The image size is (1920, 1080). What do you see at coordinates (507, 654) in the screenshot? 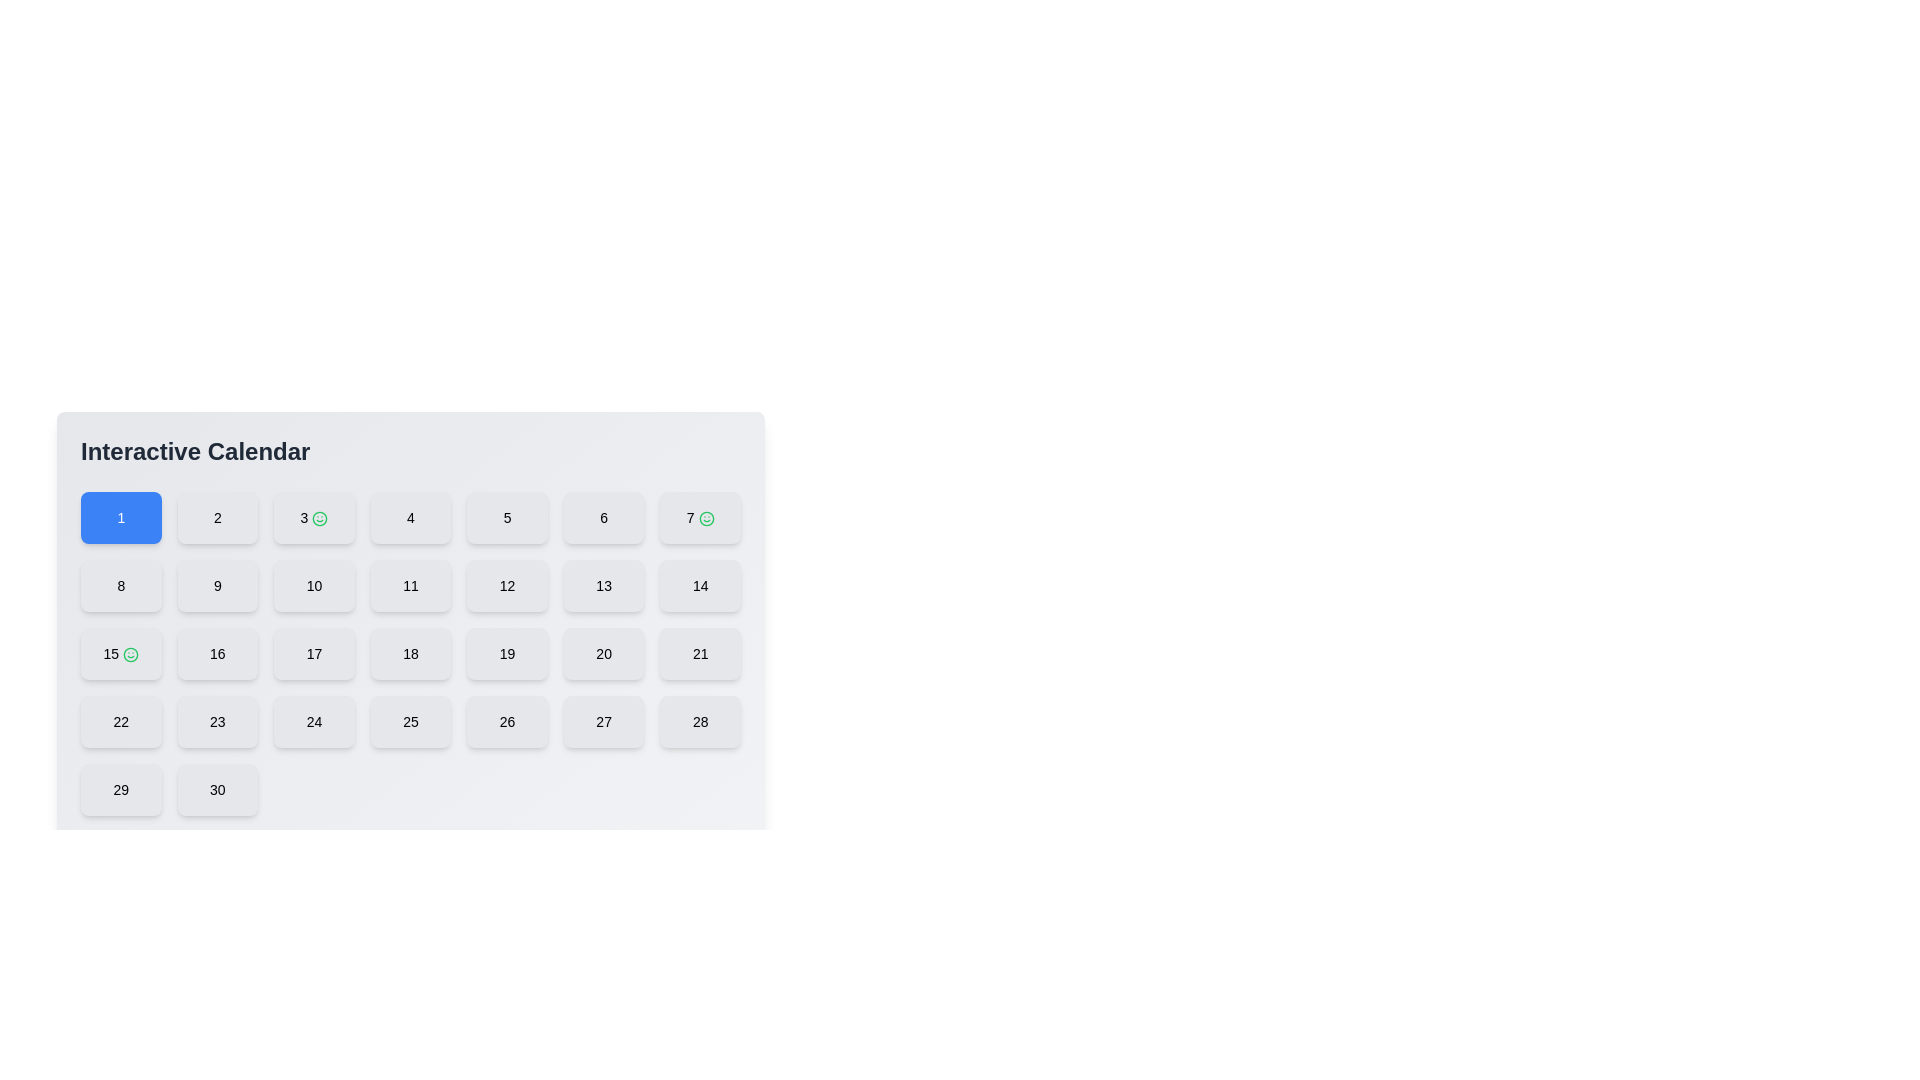
I see `the calendar date button representing the 19th date in the interactive calendar interface` at bounding box center [507, 654].